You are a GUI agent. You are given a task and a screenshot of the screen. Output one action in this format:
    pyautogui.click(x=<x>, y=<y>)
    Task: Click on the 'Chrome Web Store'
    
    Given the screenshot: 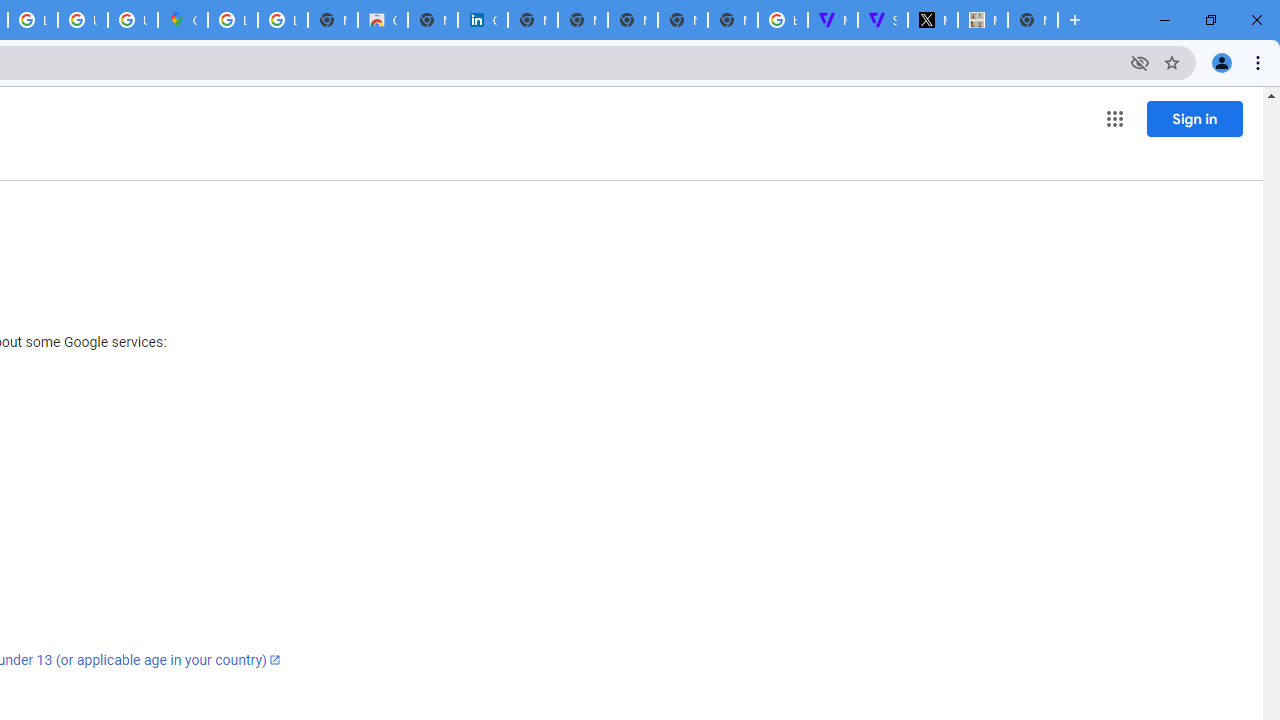 What is the action you would take?
    pyautogui.click(x=383, y=20)
    